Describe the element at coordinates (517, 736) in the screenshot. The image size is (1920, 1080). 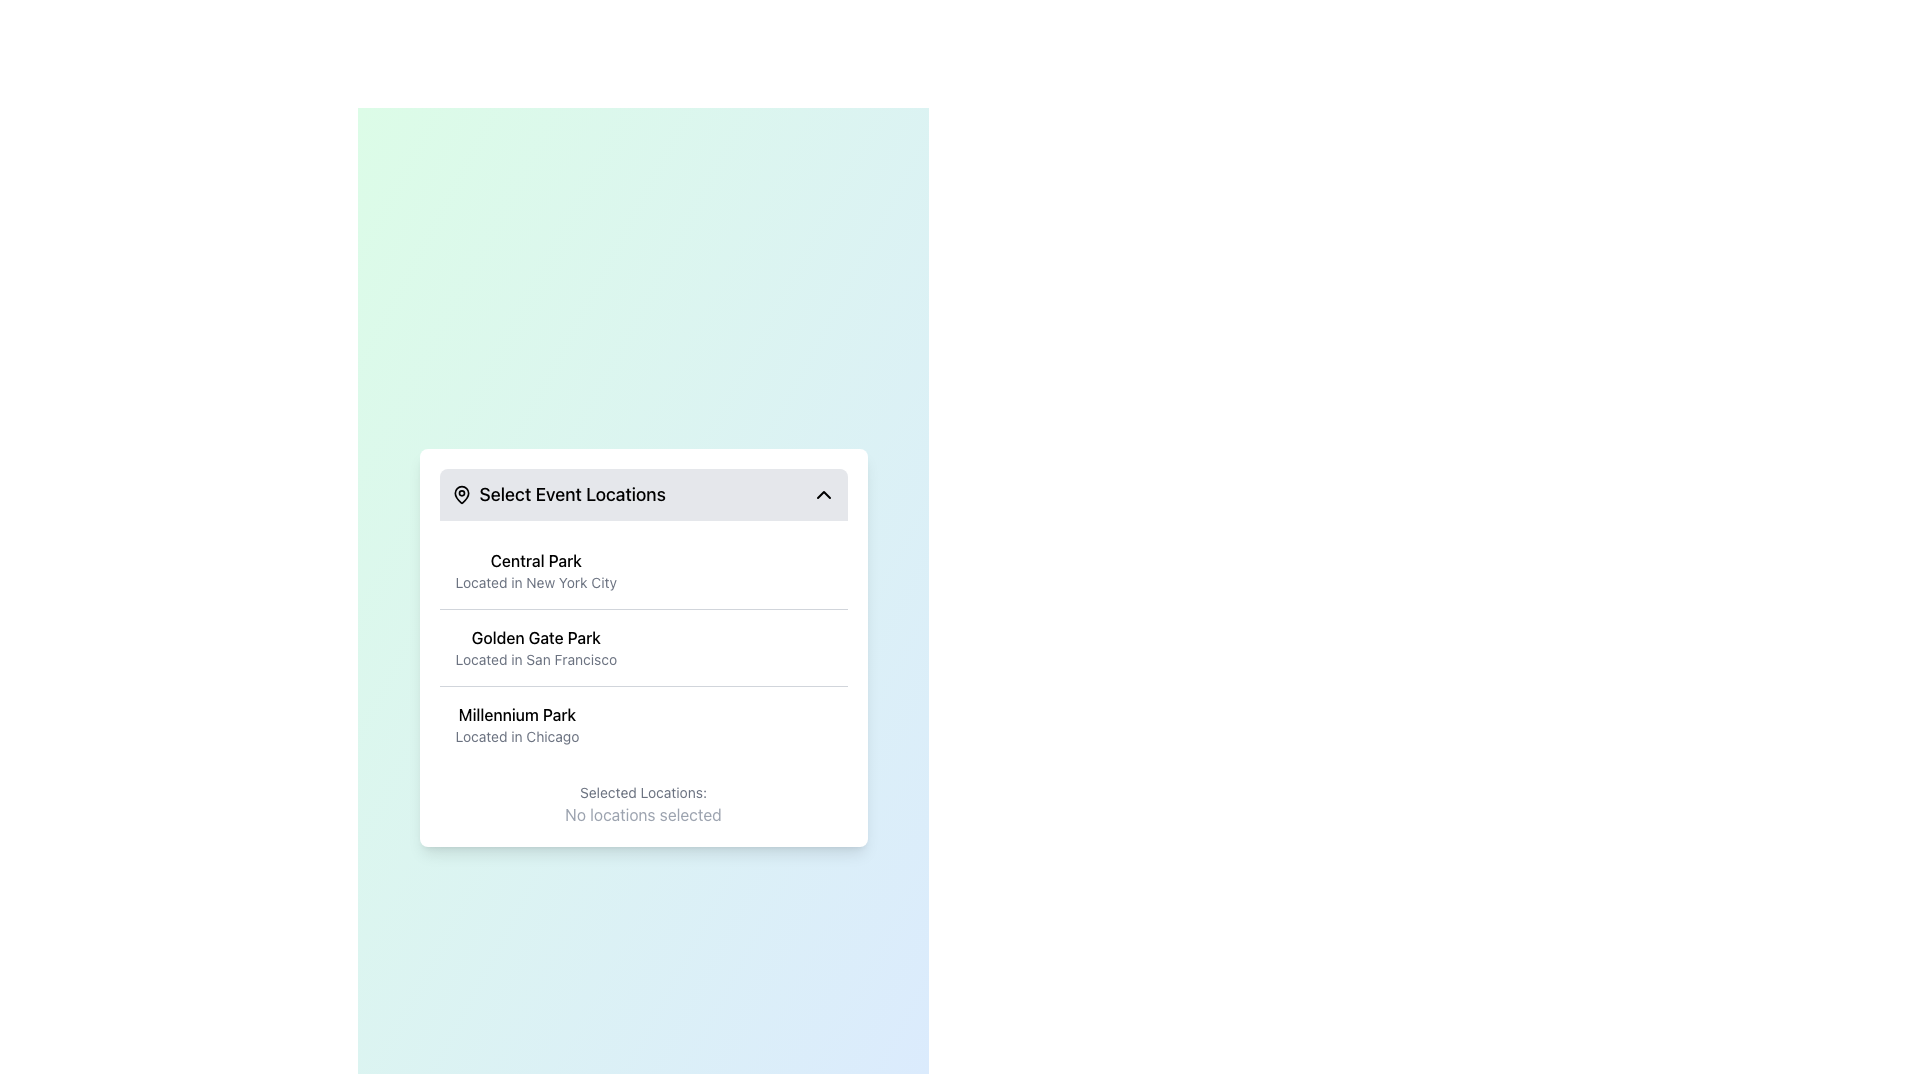
I see `the text label reading 'Located in Chicago', which is positioned below the 'Millennium Park' heading and serves as a subtitle location detail` at that location.